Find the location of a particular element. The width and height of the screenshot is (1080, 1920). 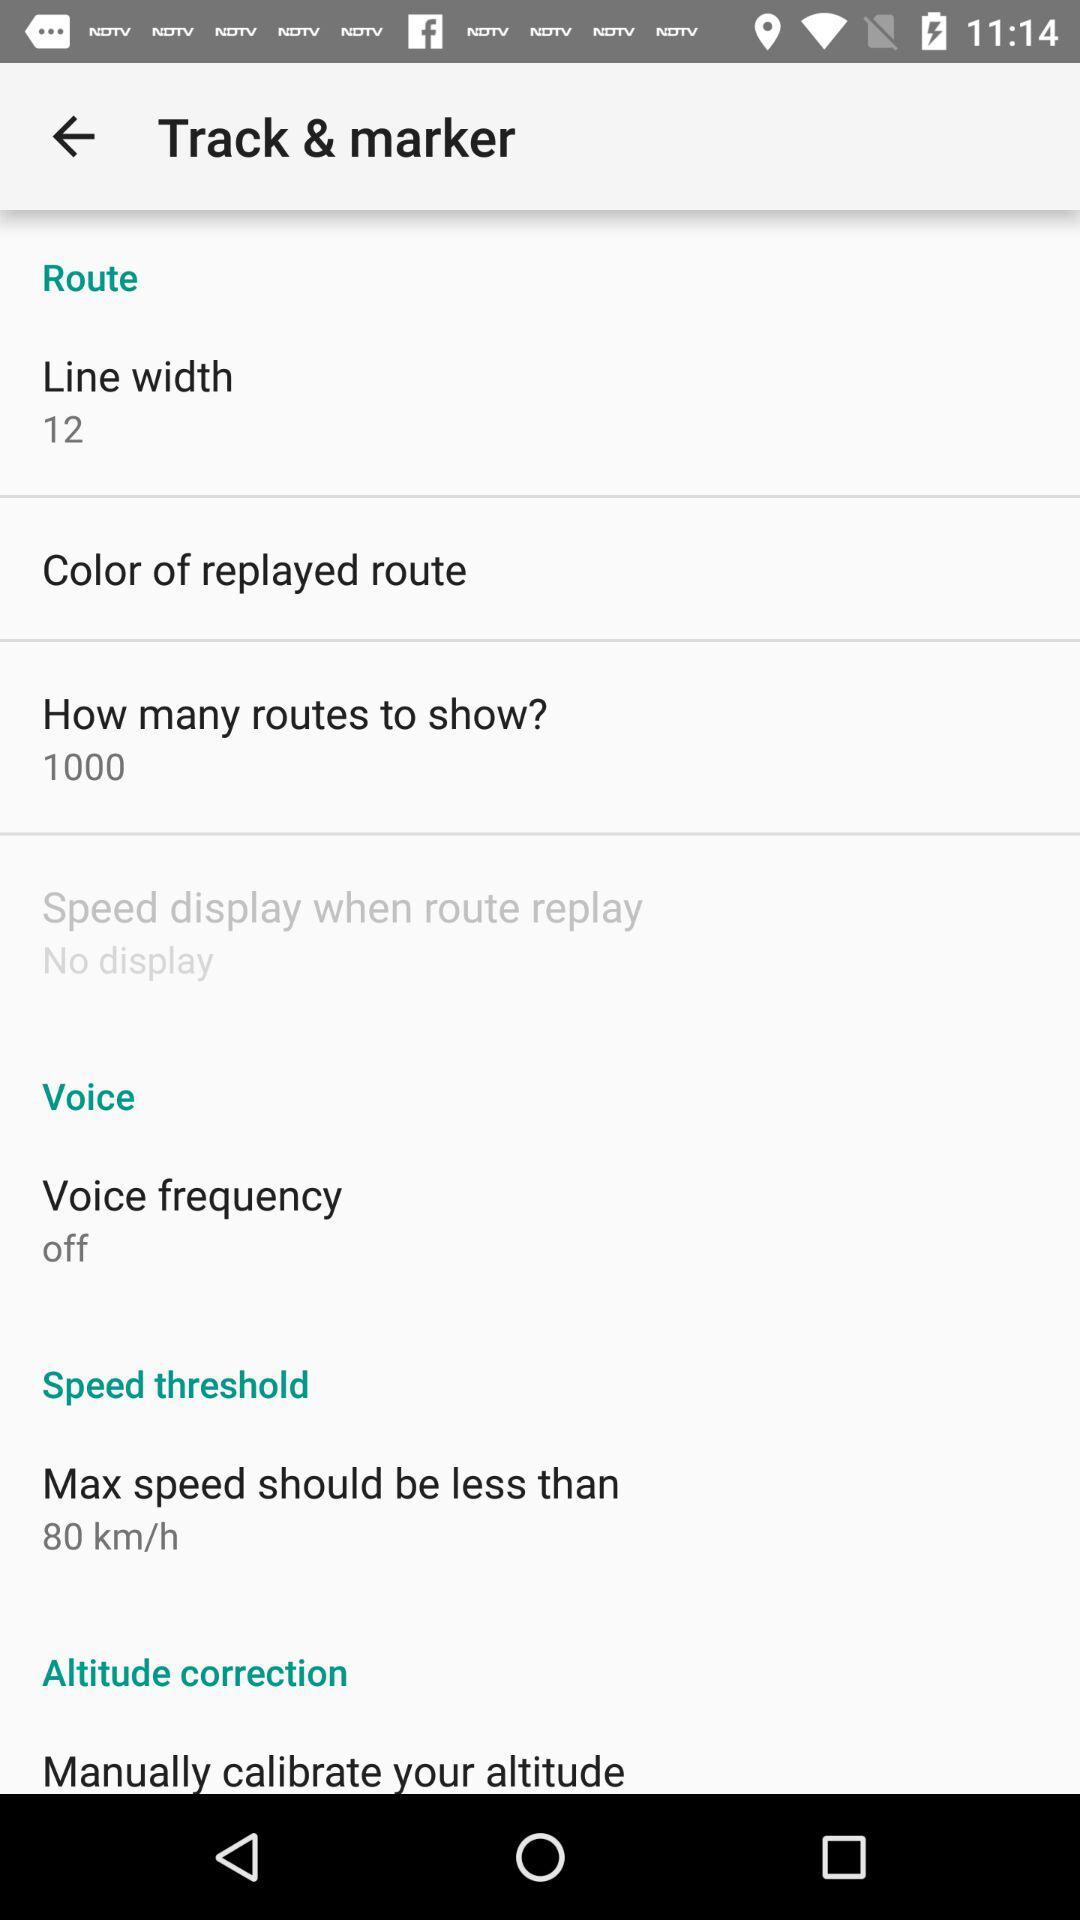

icon above the voice is located at coordinates (127, 958).